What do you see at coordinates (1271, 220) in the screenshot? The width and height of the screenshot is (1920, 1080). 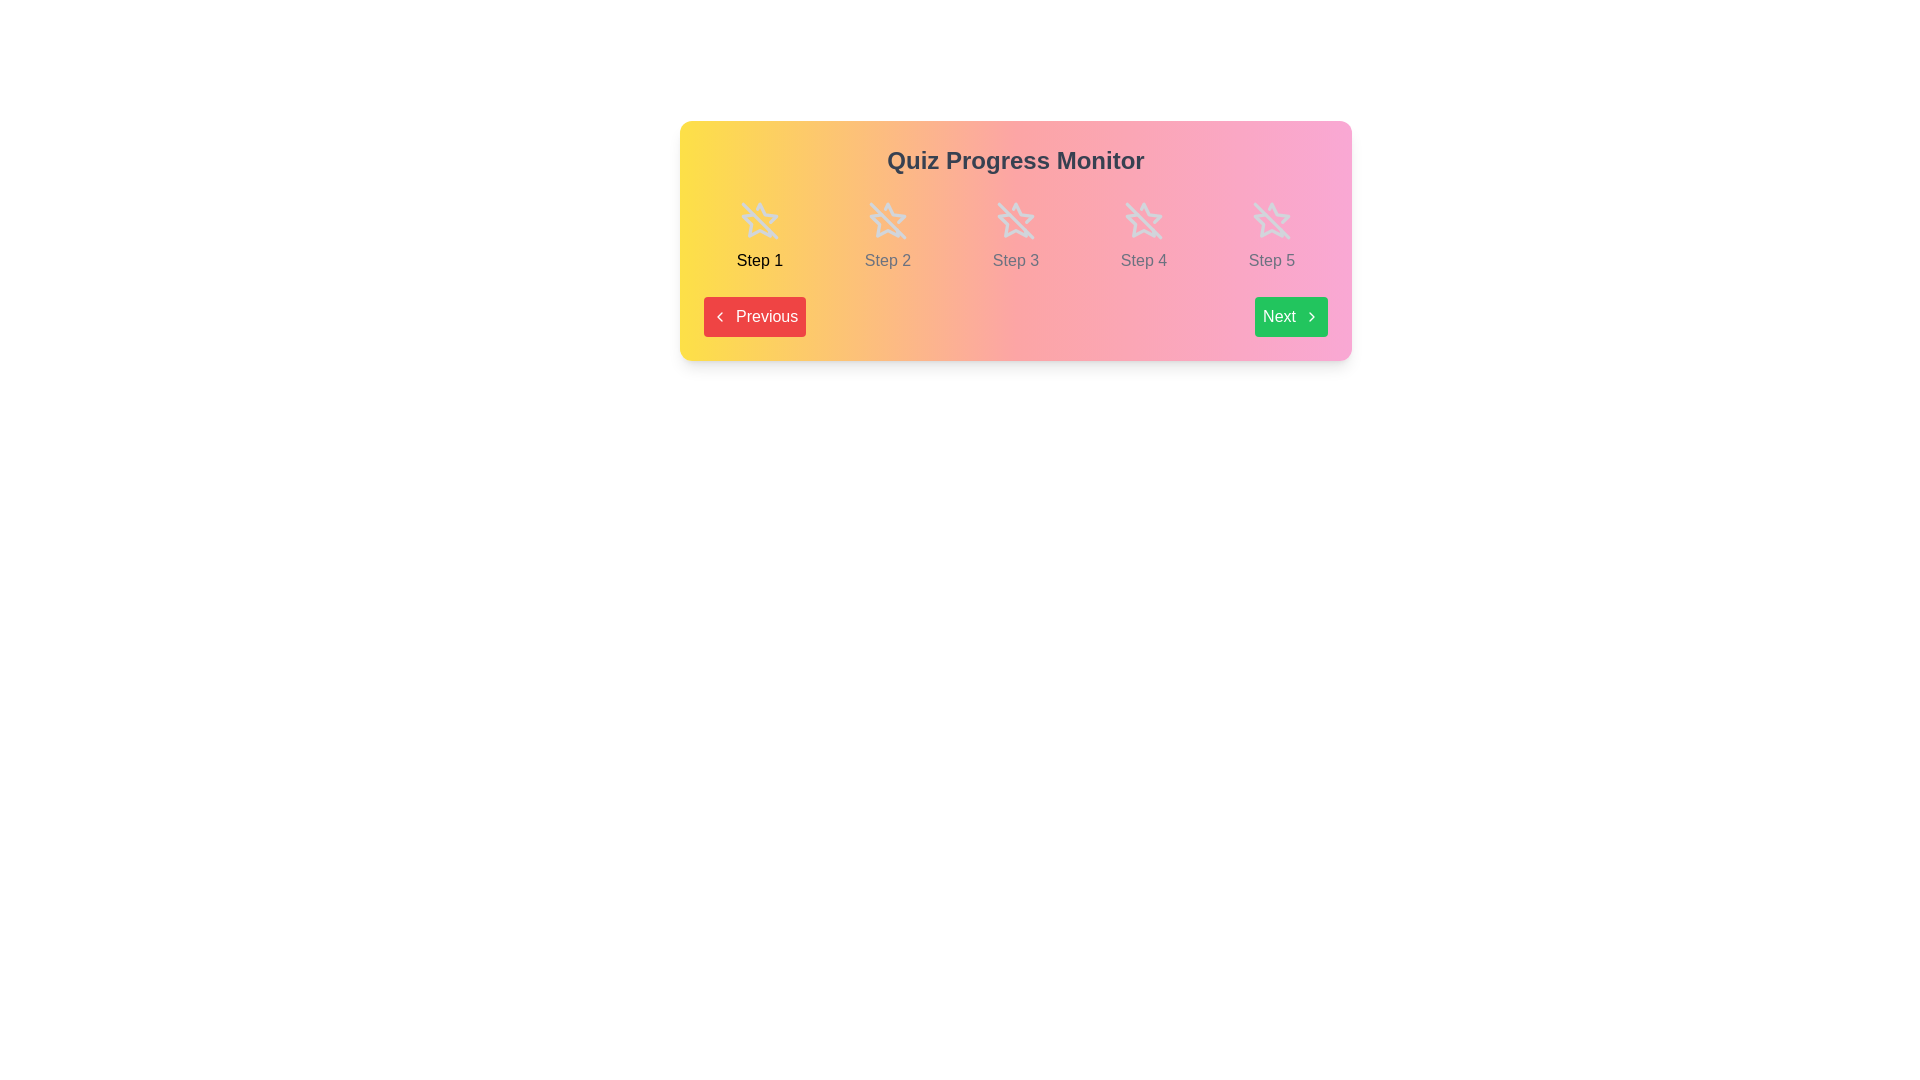 I see `the fifth step icon in the step progression sequence, labeled 'Step 5', which indicates that the step is incomplete` at bounding box center [1271, 220].